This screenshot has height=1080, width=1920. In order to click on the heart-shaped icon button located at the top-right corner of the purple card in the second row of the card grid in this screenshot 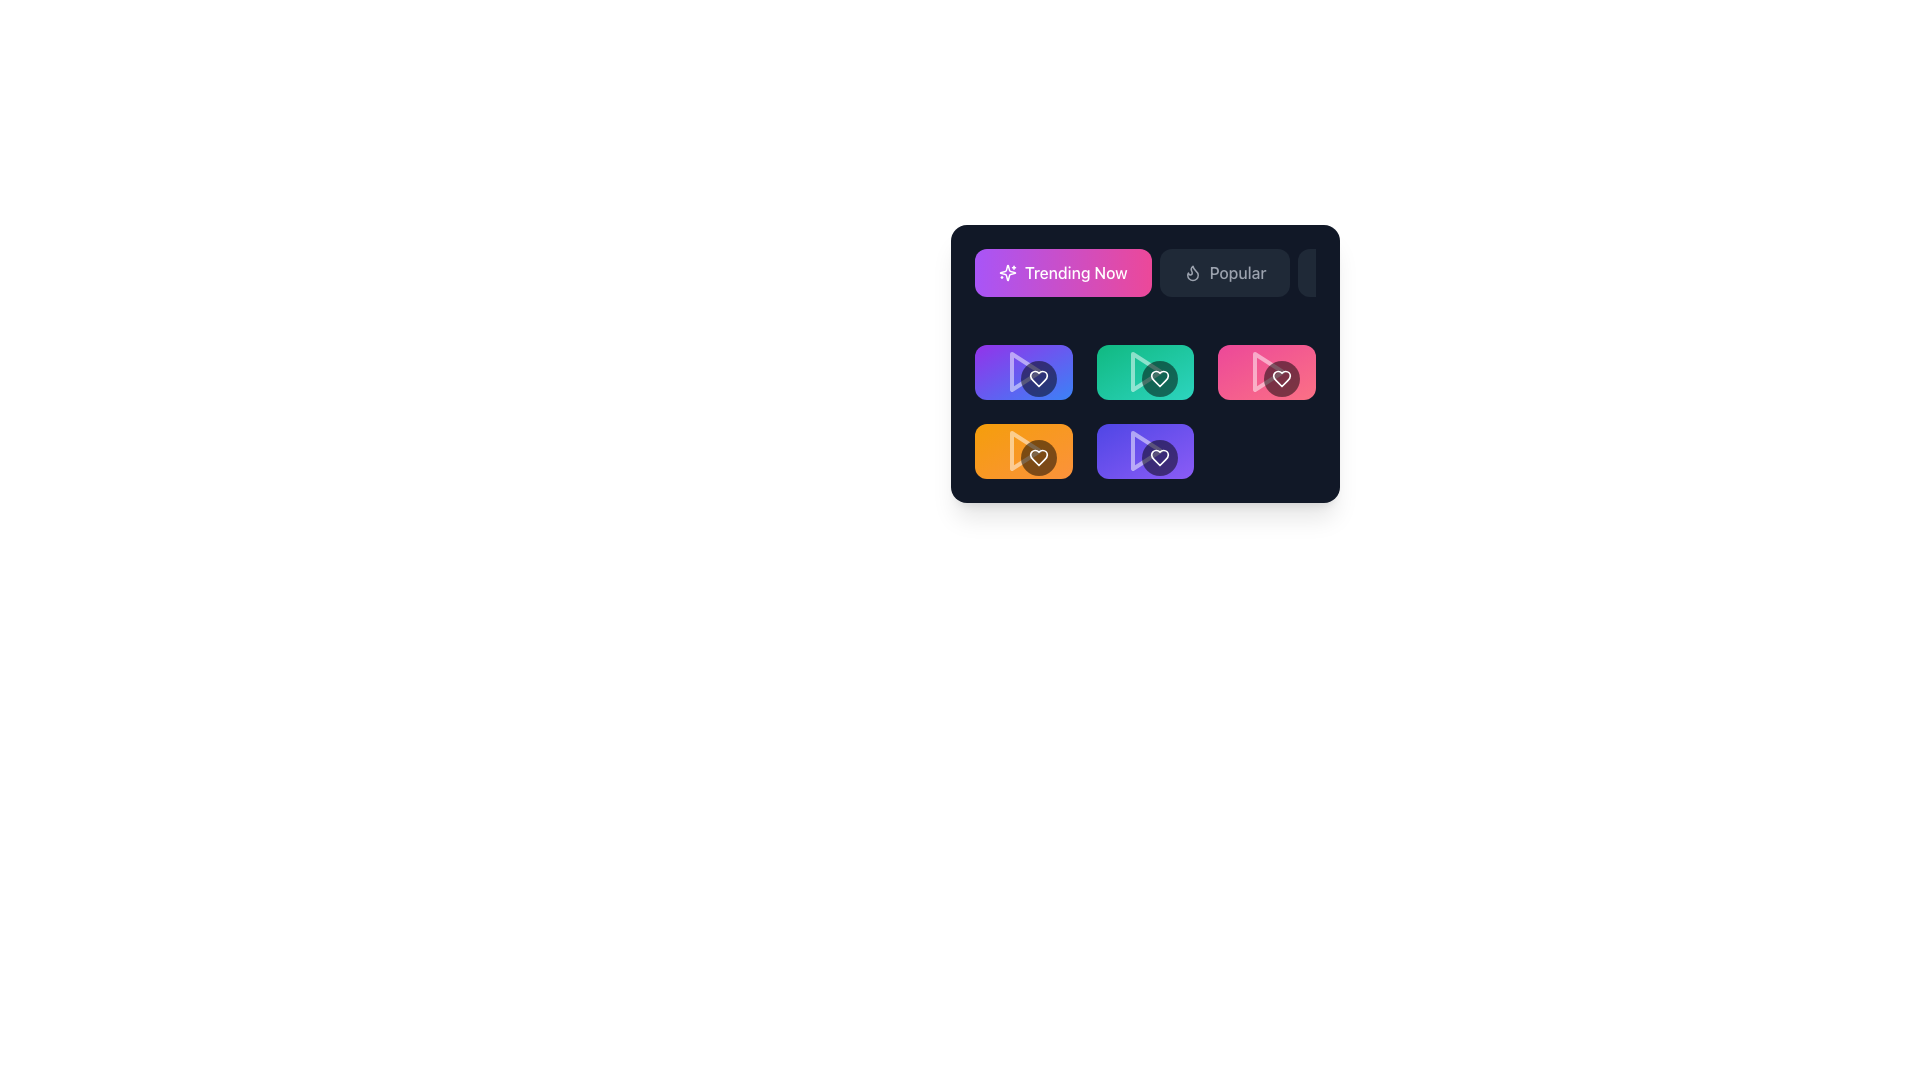, I will do `click(1160, 456)`.